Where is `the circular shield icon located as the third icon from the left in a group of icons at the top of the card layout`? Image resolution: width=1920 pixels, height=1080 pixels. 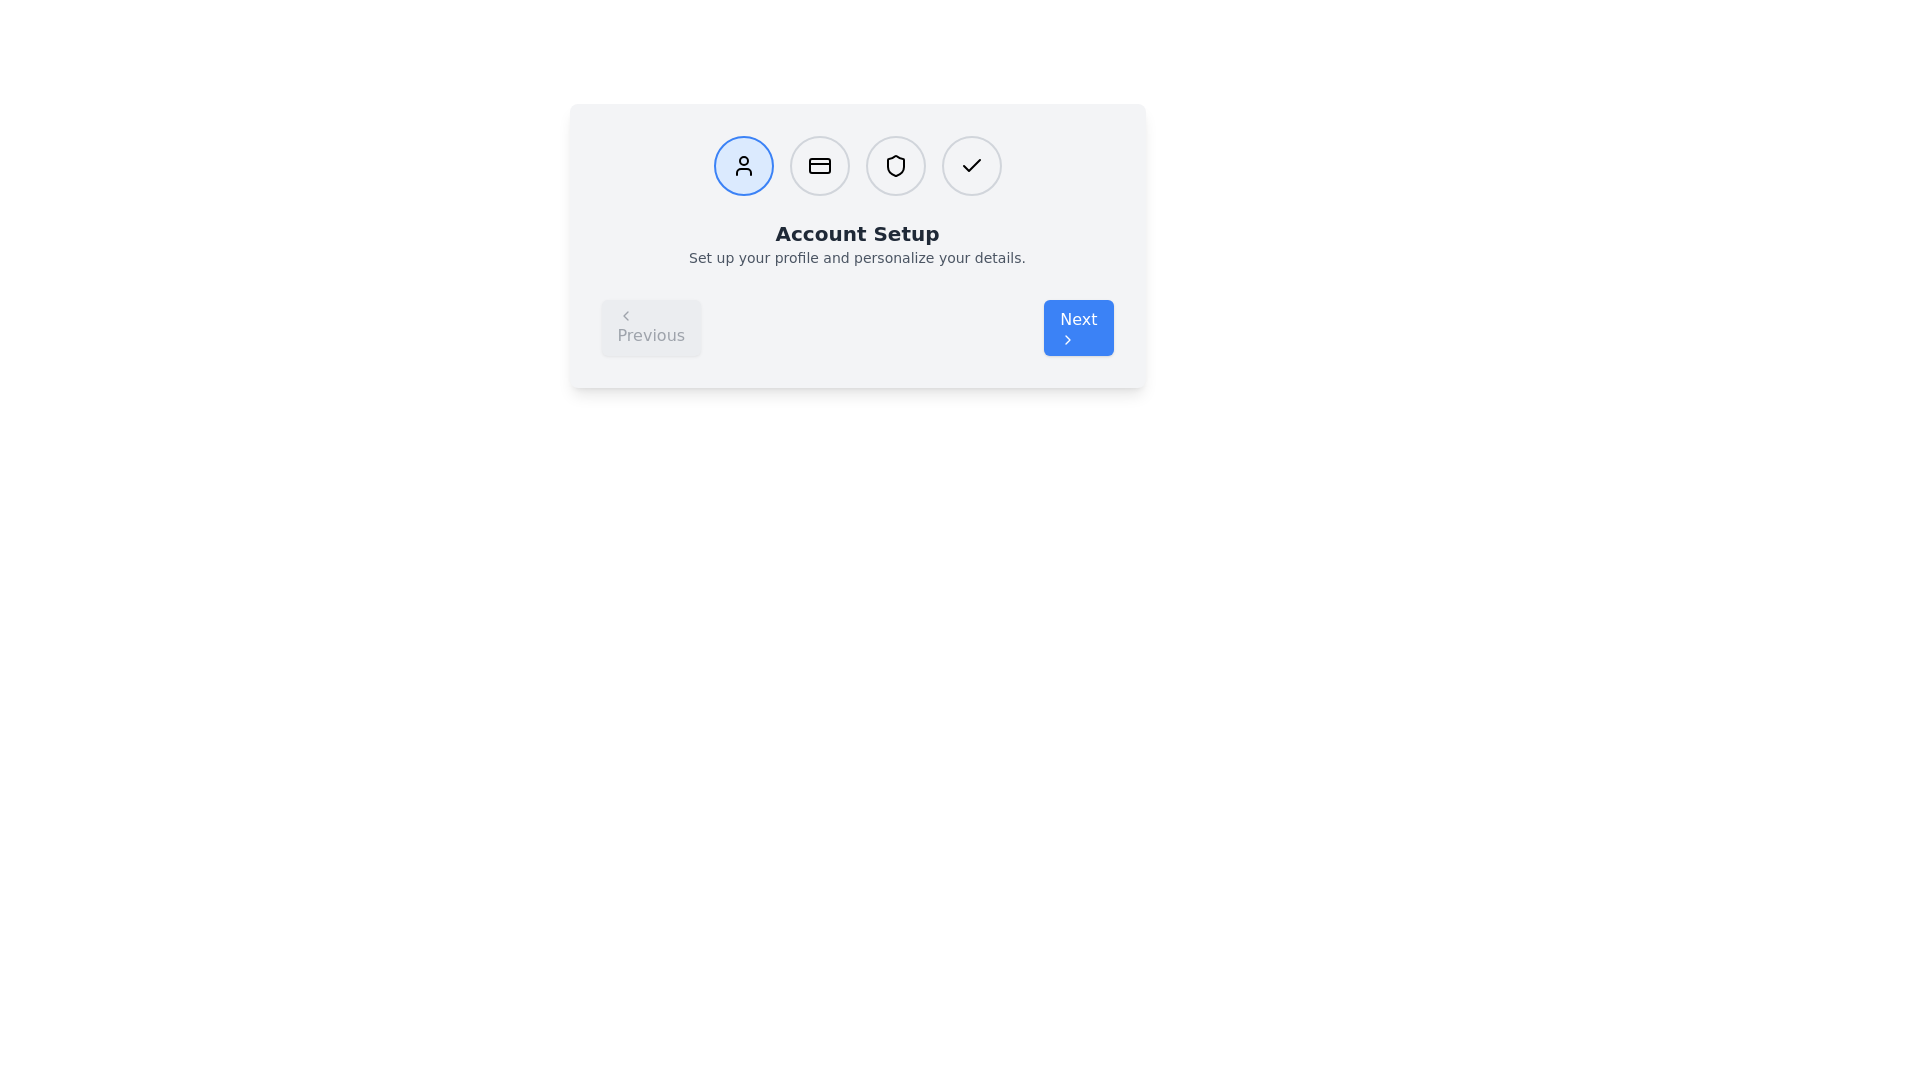
the circular shield icon located as the third icon from the left in a group of icons at the top of the card layout is located at coordinates (894, 164).